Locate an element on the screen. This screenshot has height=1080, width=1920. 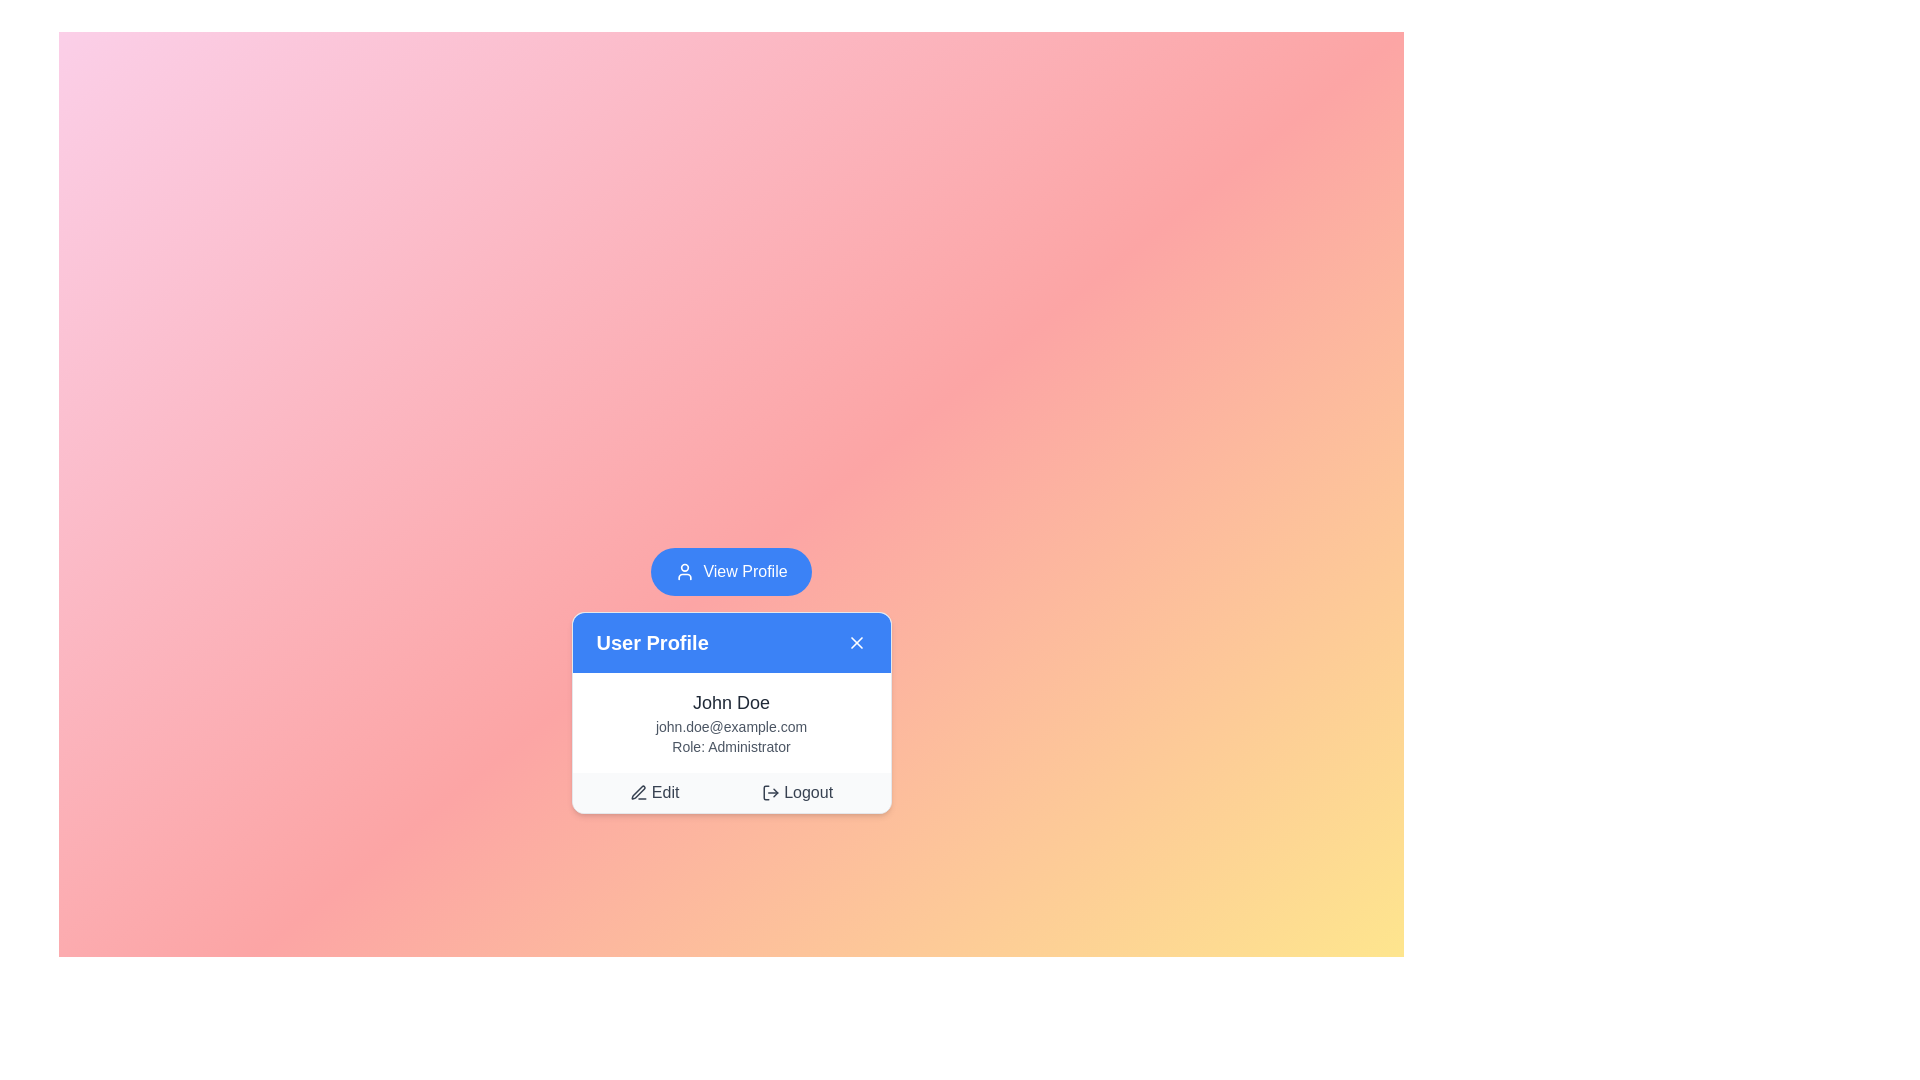
the 'Edit Profile' button located in the footer section of the 'User Profile' card to initiate editing is located at coordinates (654, 792).